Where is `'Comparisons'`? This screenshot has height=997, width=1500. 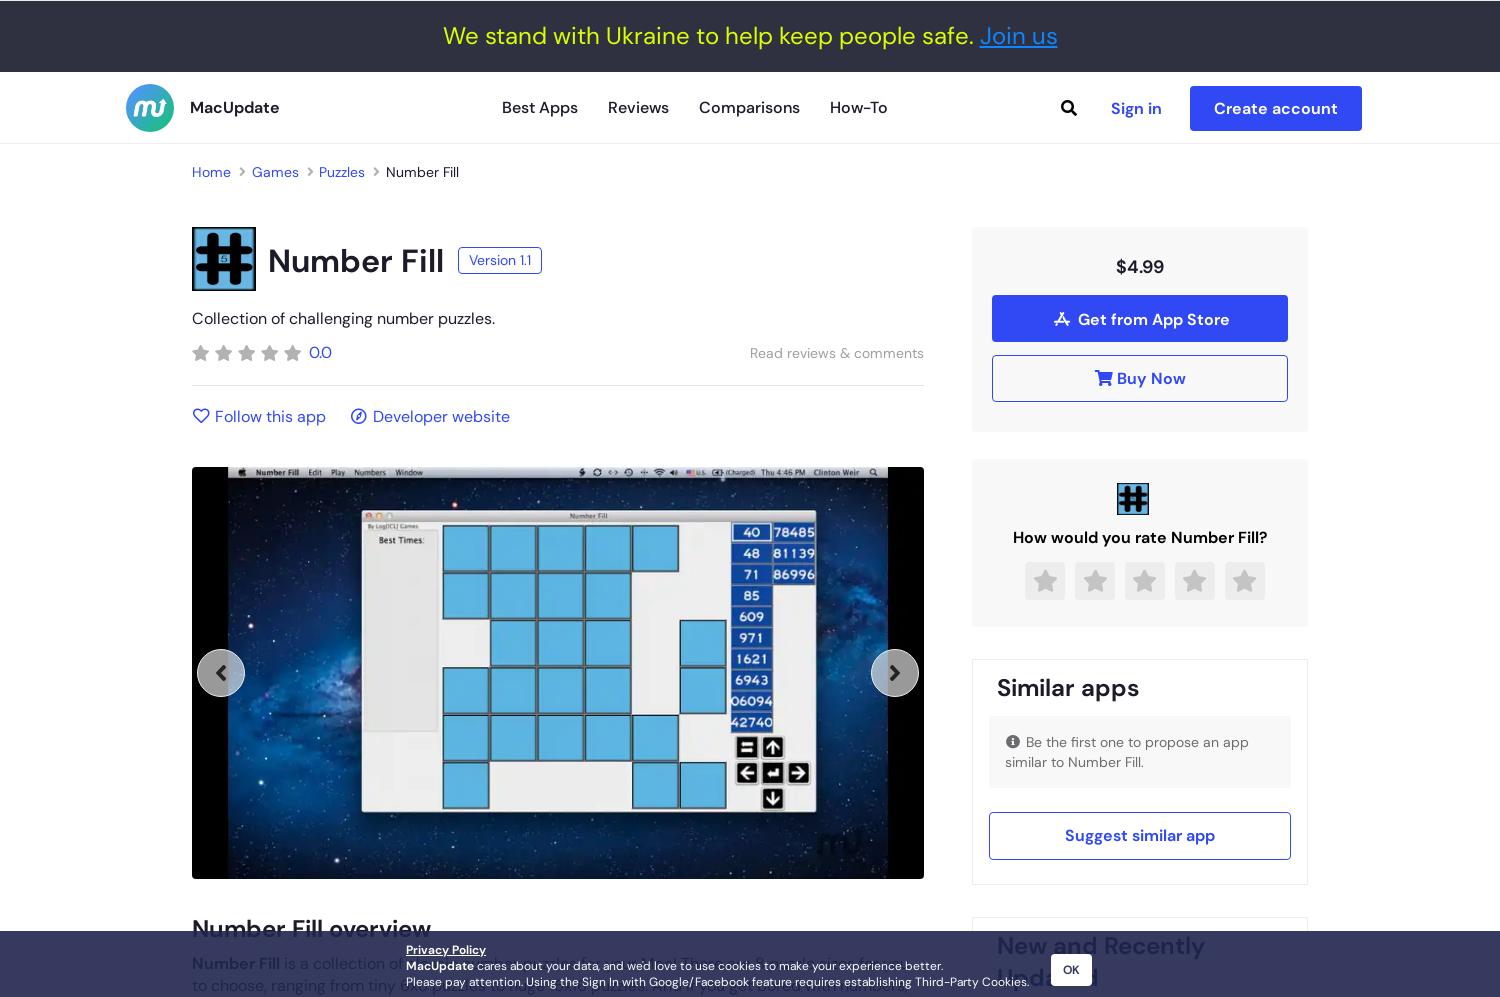
'Comparisons' is located at coordinates (698, 106).